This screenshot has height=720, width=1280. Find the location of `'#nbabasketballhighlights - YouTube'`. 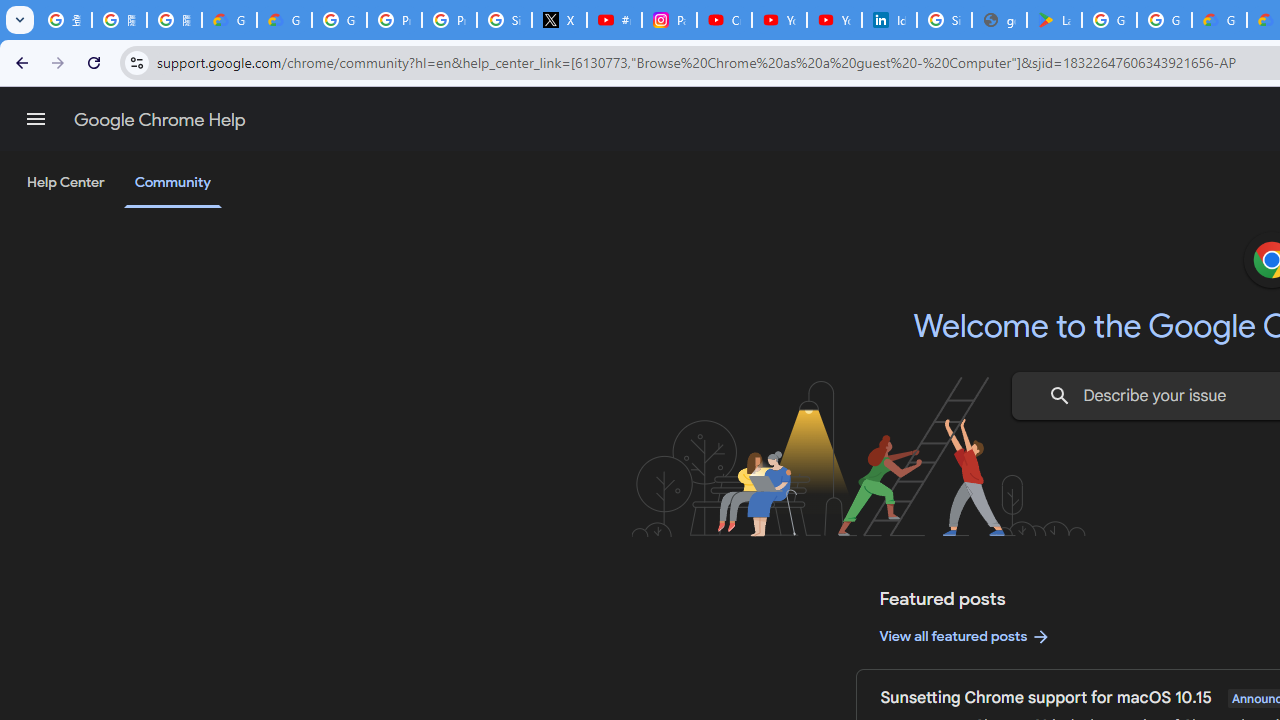

'#nbabasketballhighlights - YouTube' is located at coordinates (614, 20).